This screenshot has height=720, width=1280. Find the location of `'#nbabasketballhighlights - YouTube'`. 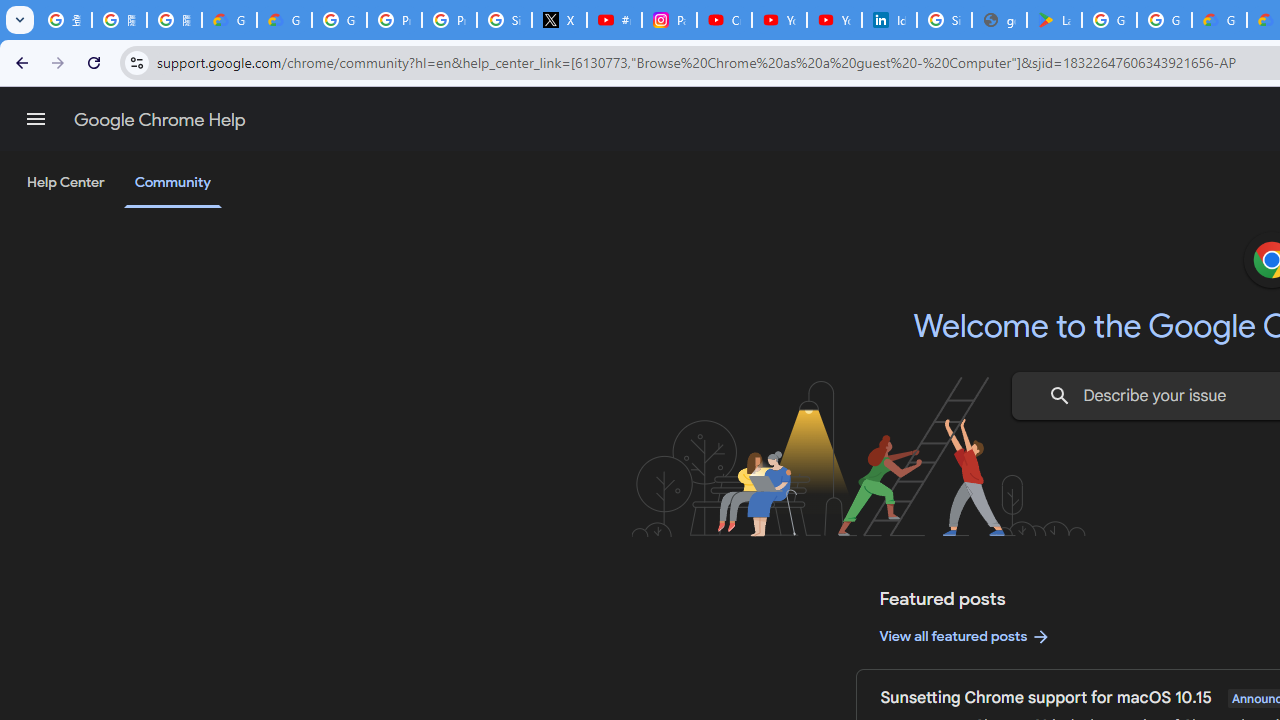

'#nbabasketballhighlights - YouTube' is located at coordinates (614, 20).